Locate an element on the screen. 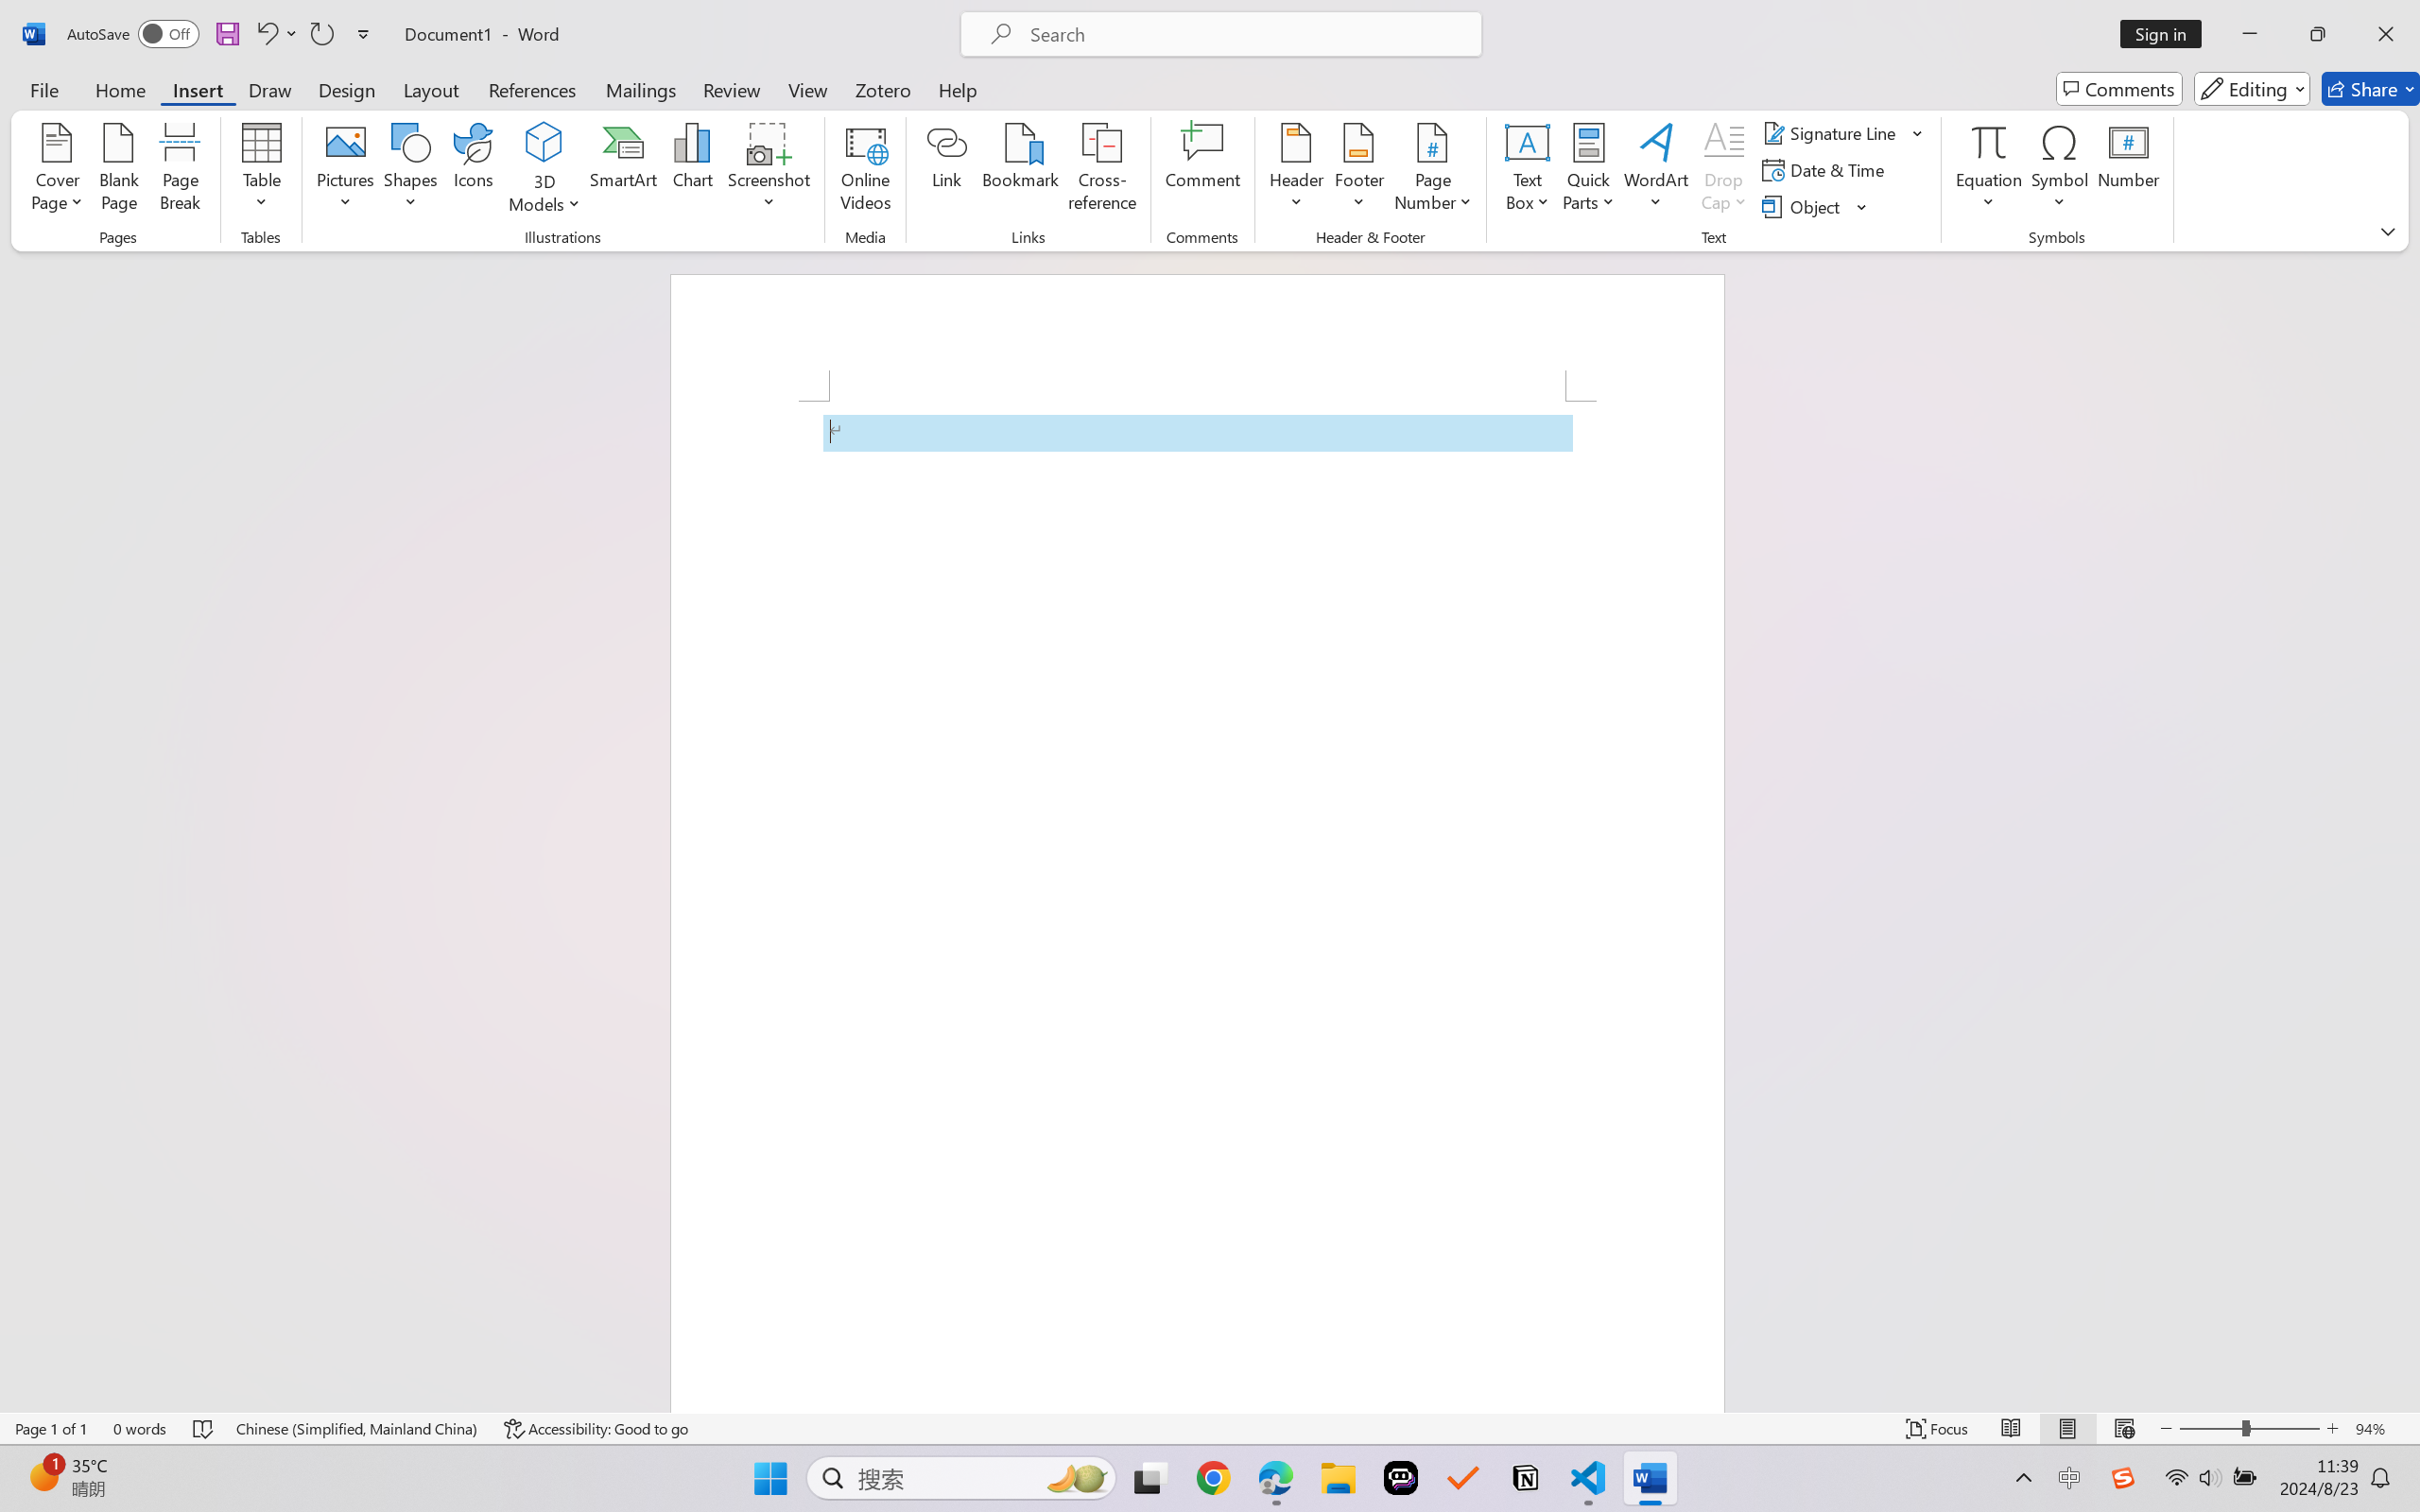  'Shapes' is located at coordinates (408, 170).